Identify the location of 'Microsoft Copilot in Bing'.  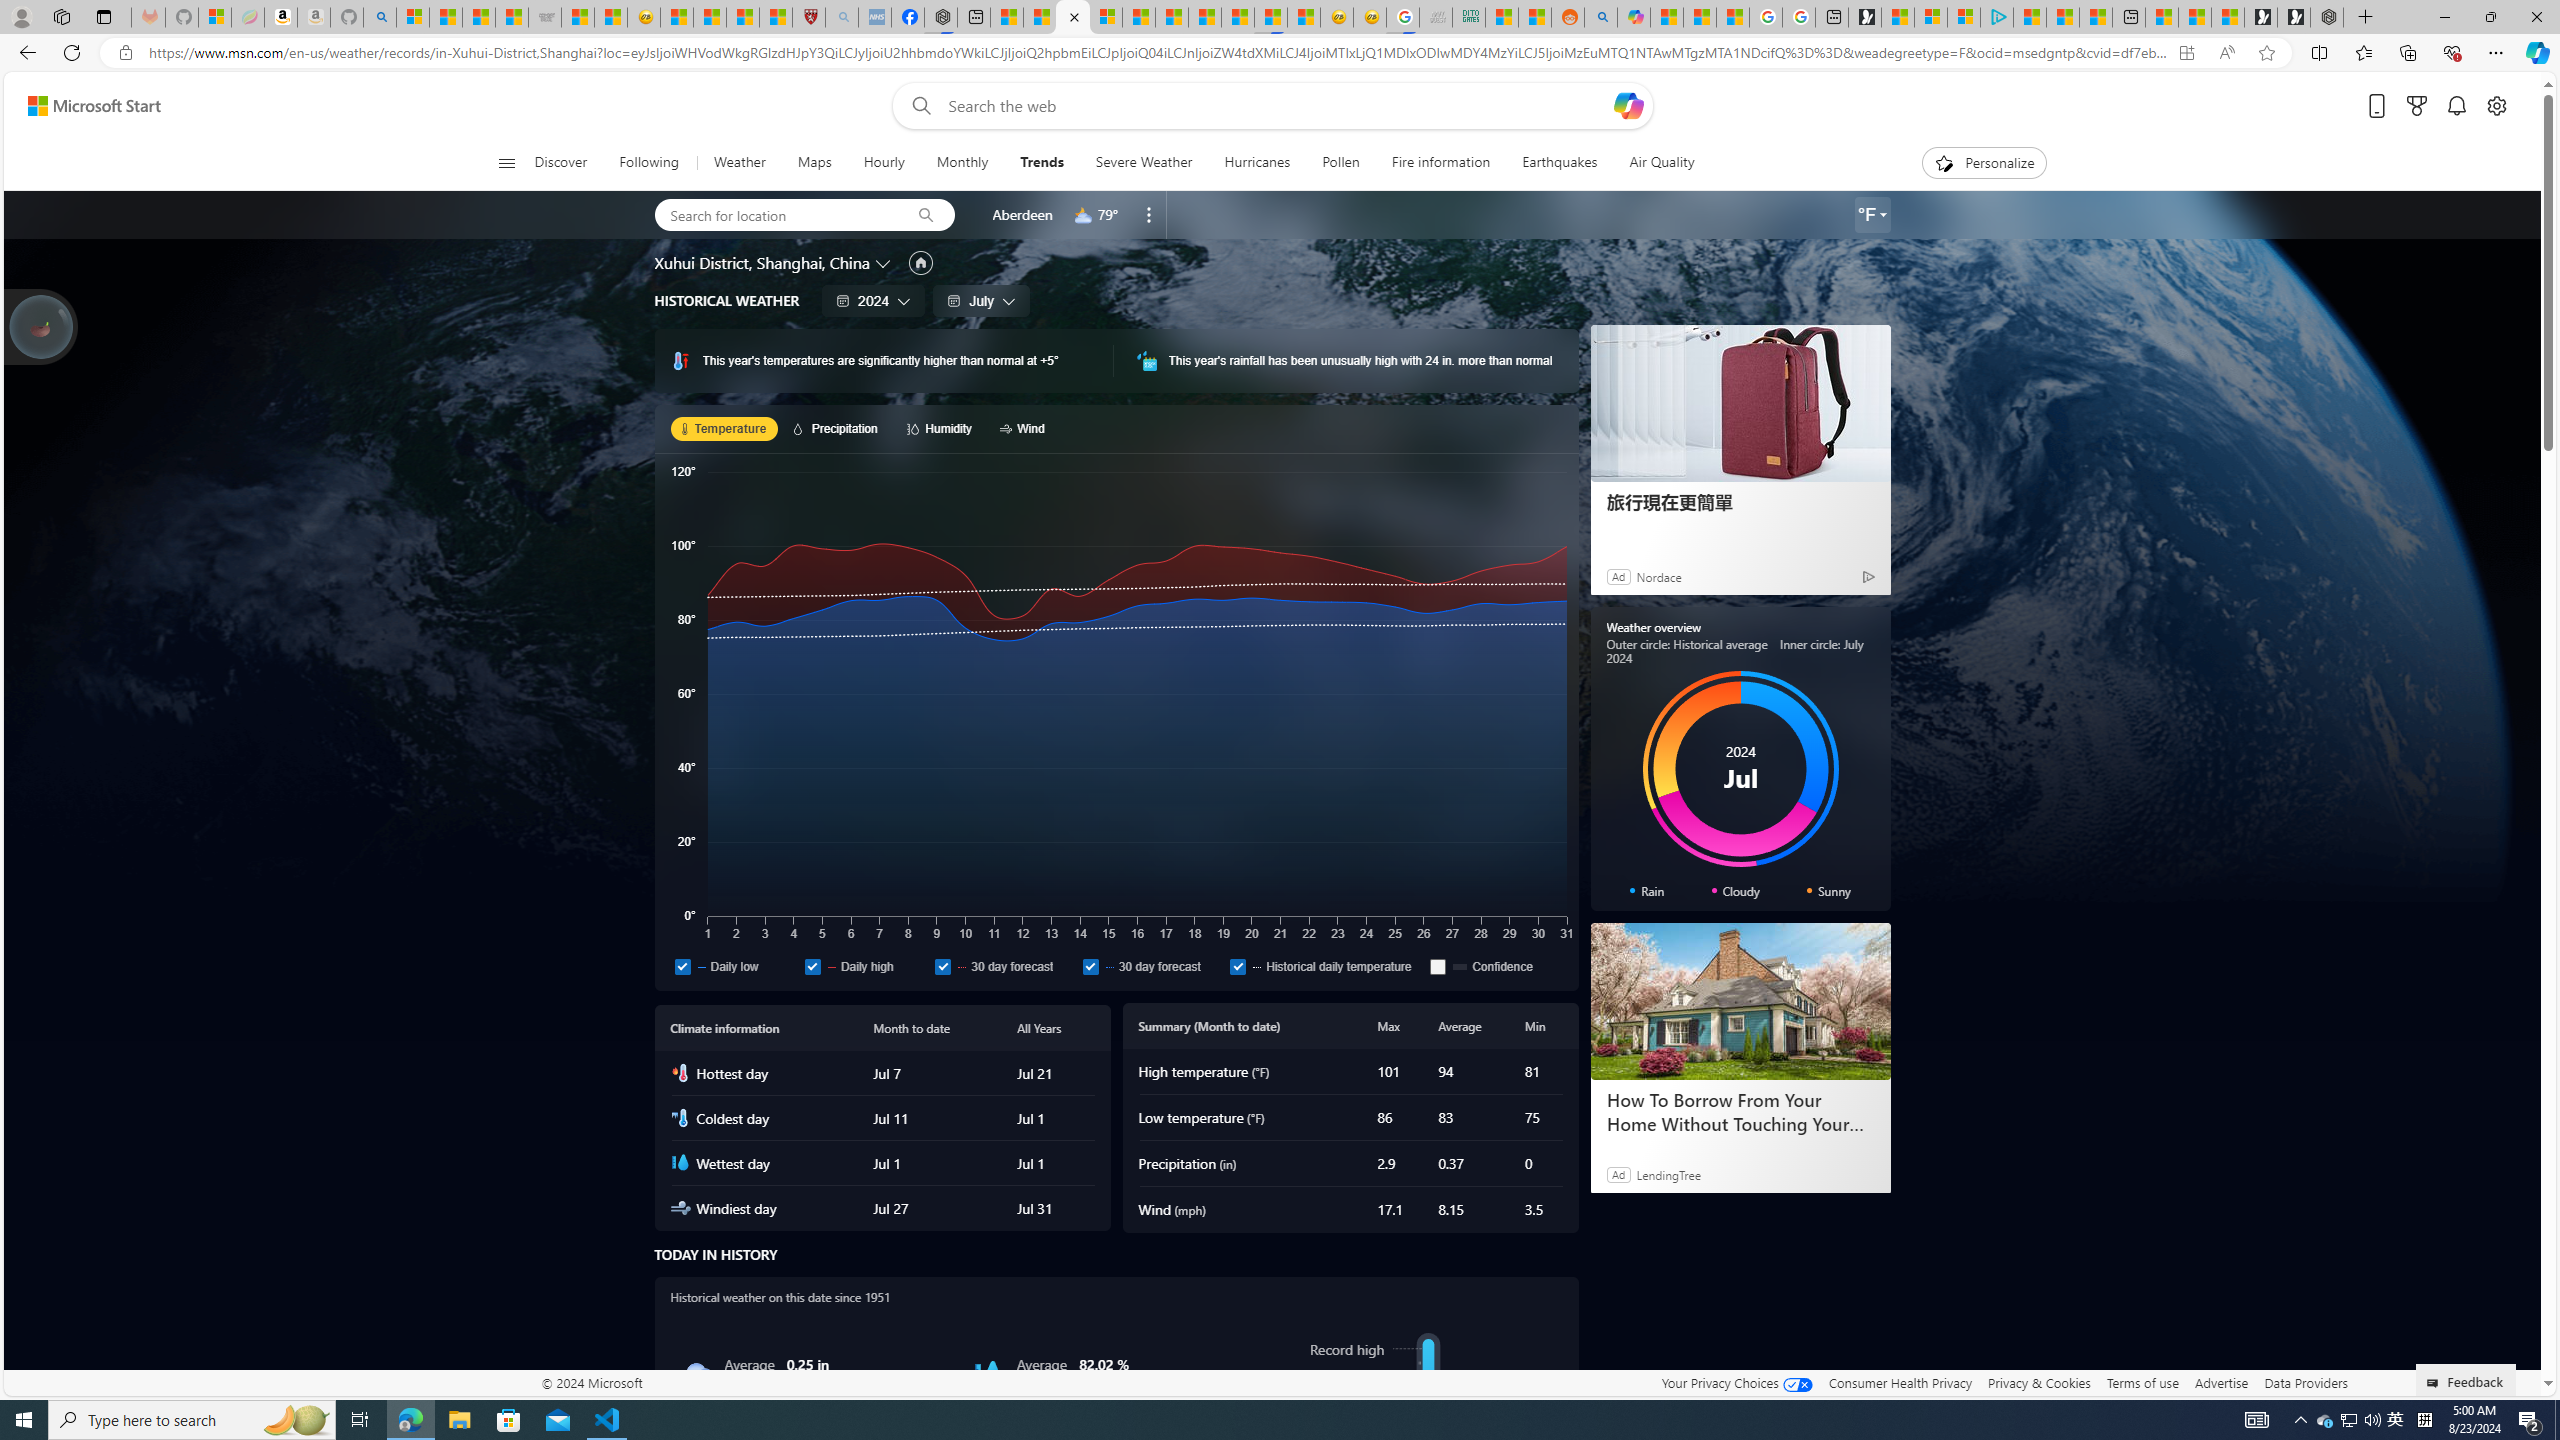
(1634, 16).